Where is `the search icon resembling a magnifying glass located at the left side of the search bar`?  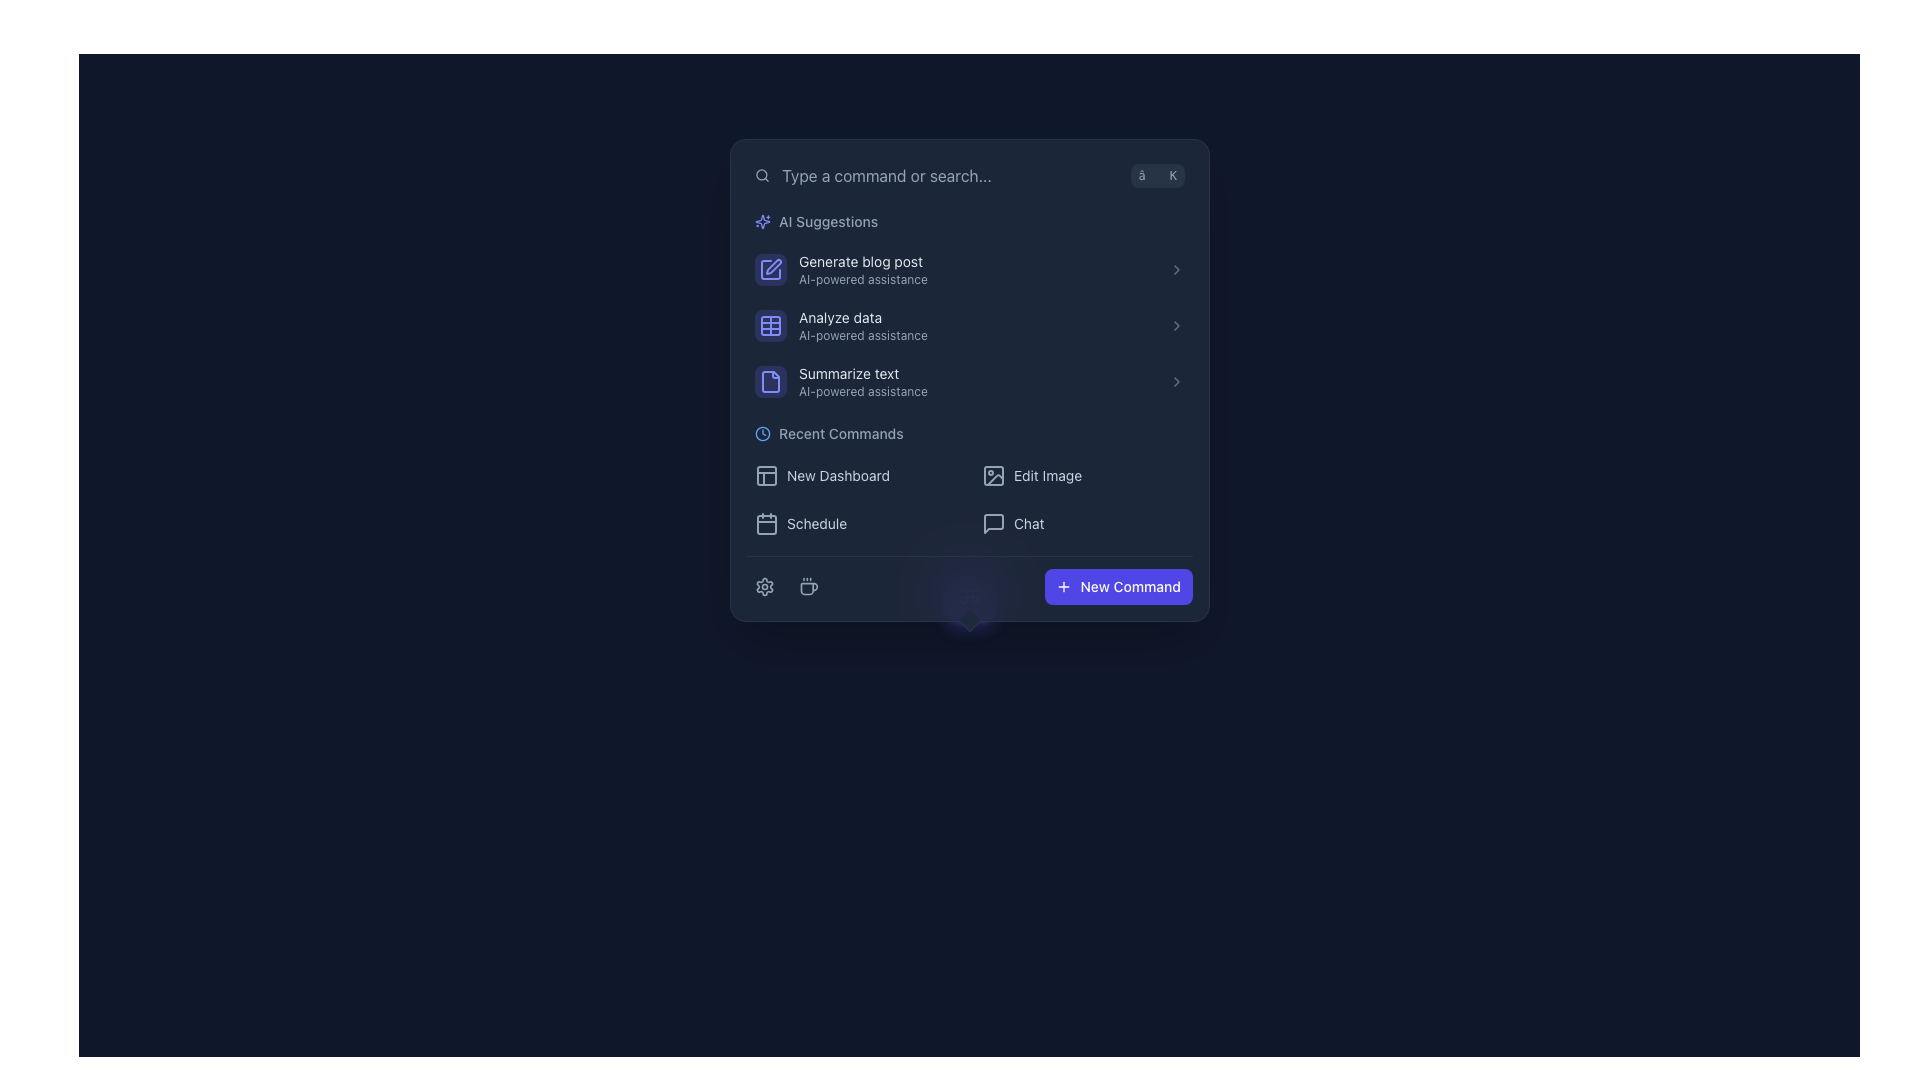
the search icon resembling a magnifying glass located at the left side of the search bar is located at coordinates (761, 175).